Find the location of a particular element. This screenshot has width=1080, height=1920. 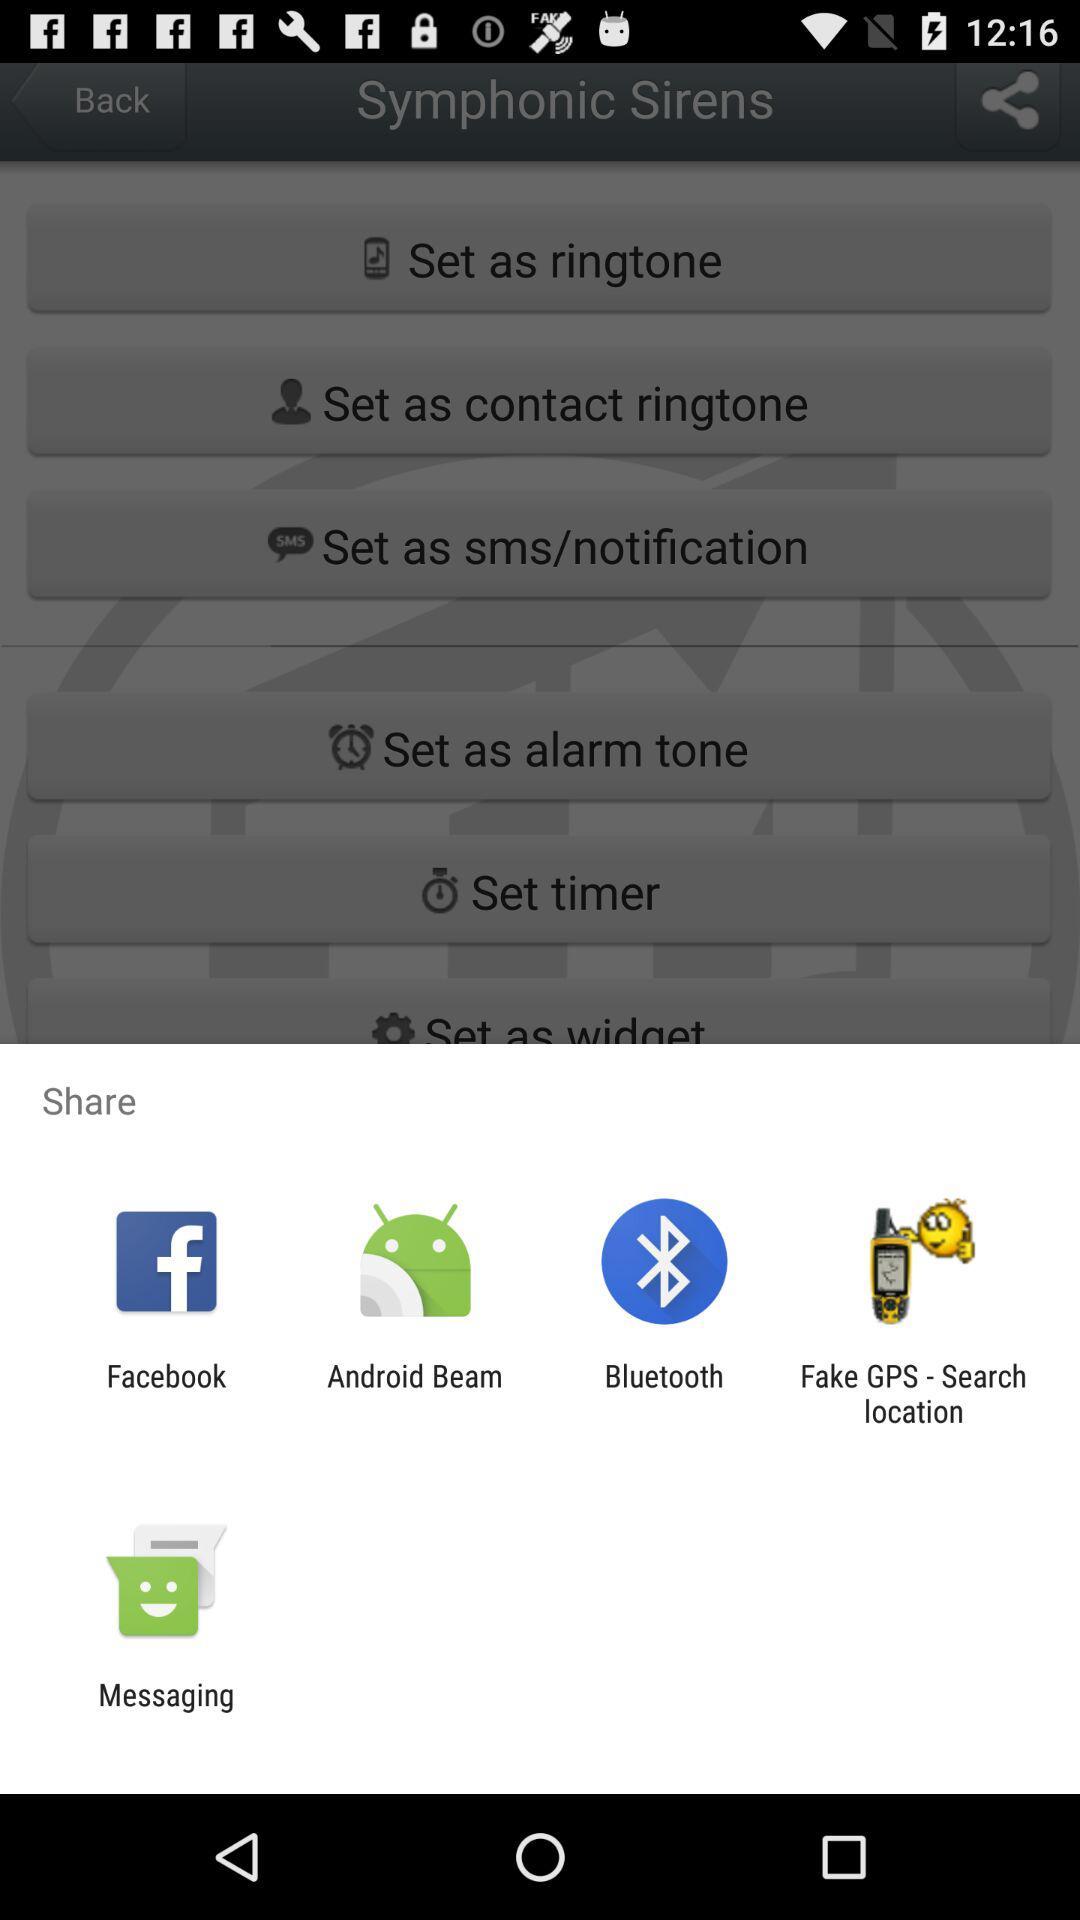

fake gps search icon is located at coordinates (913, 1392).